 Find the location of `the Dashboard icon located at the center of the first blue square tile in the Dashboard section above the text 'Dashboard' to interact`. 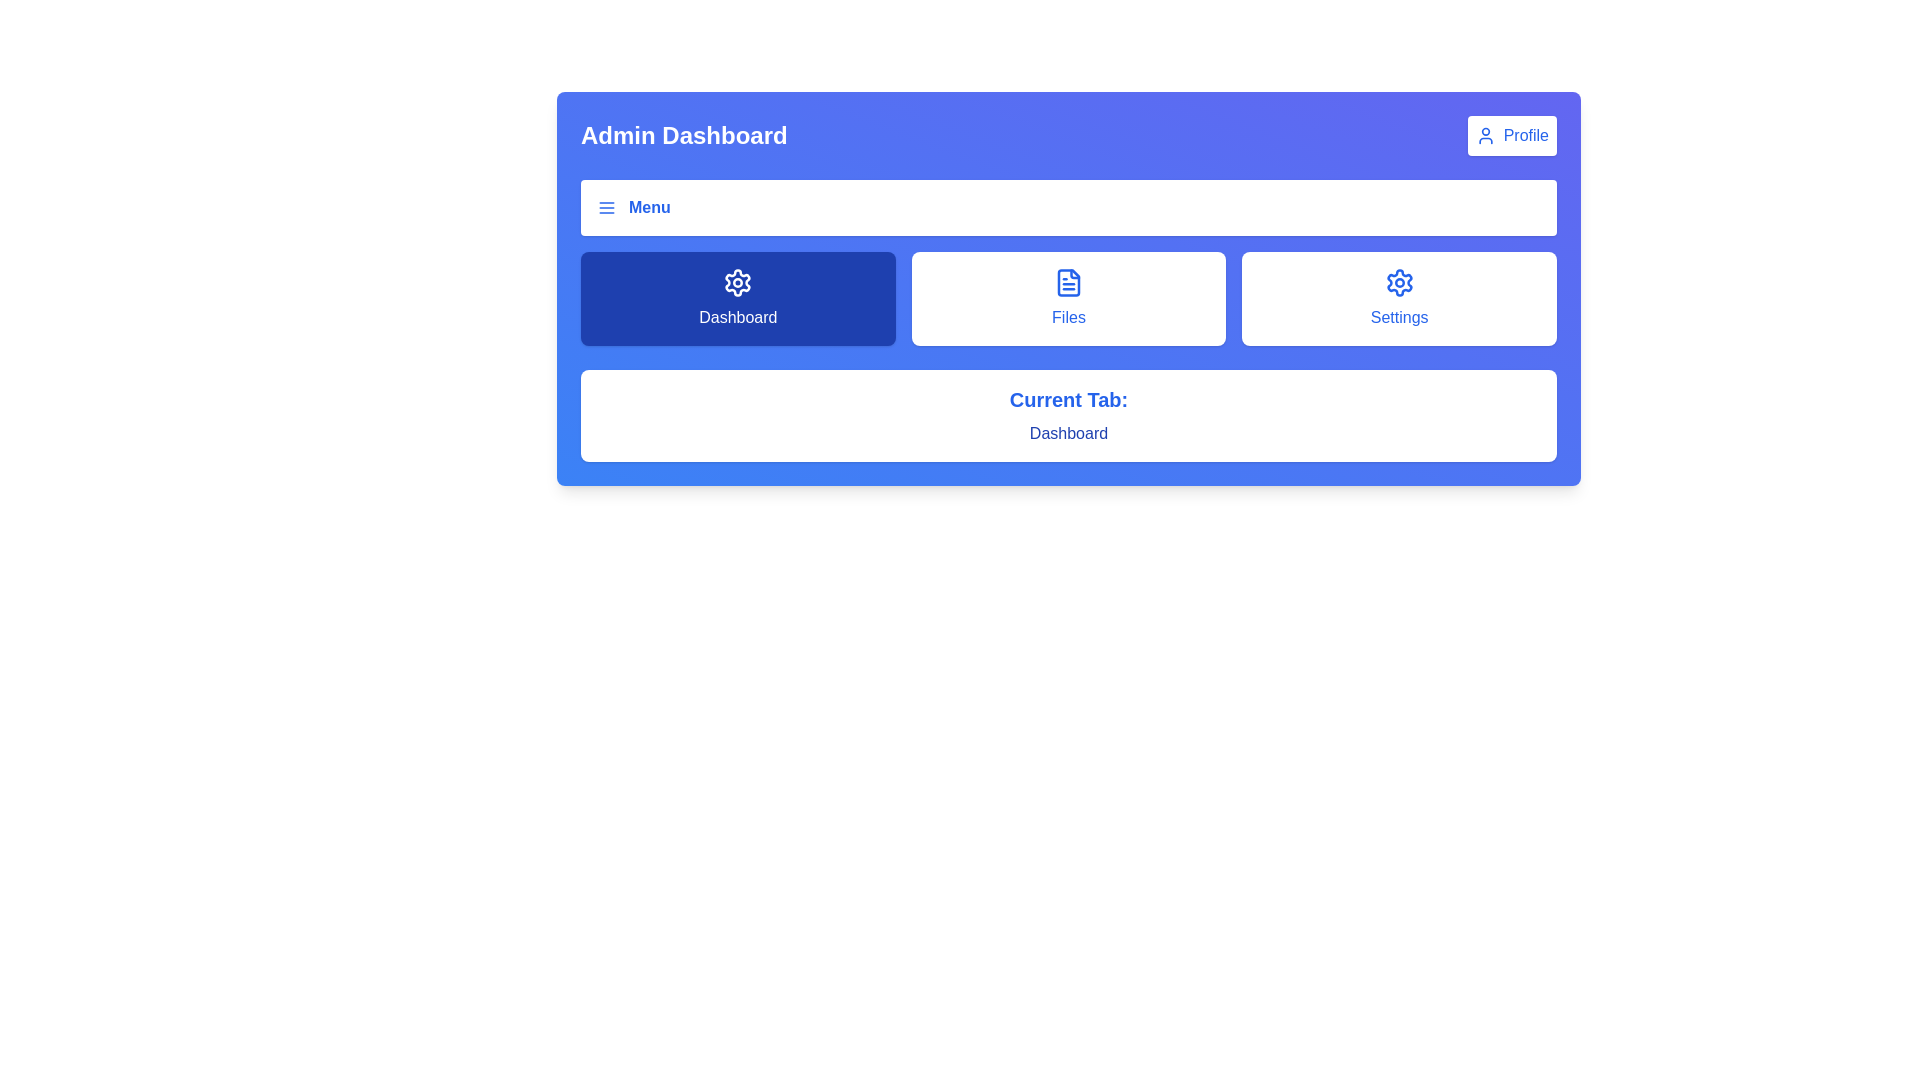

the Dashboard icon located at the center of the first blue square tile in the Dashboard section above the text 'Dashboard' to interact is located at coordinates (737, 282).